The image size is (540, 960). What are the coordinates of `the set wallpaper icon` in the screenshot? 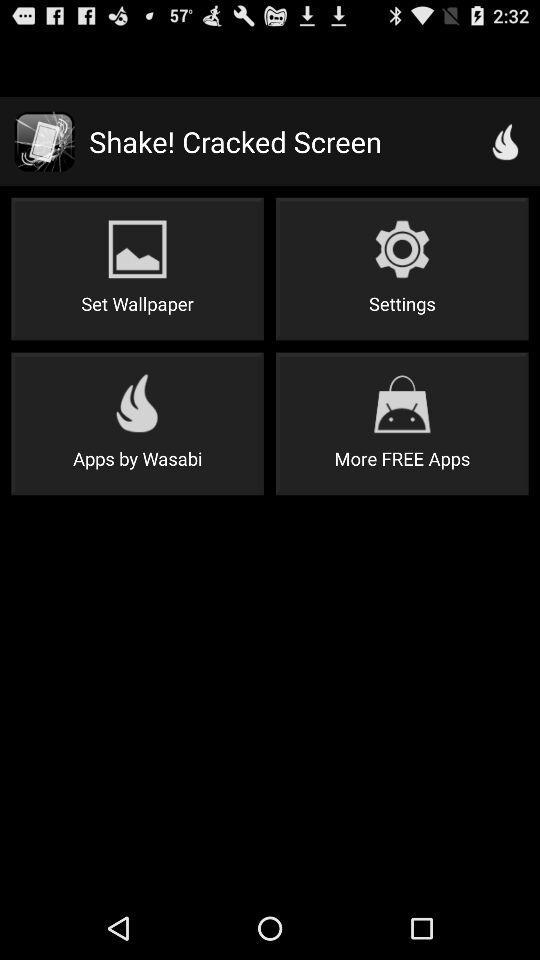 It's located at (136, 268).